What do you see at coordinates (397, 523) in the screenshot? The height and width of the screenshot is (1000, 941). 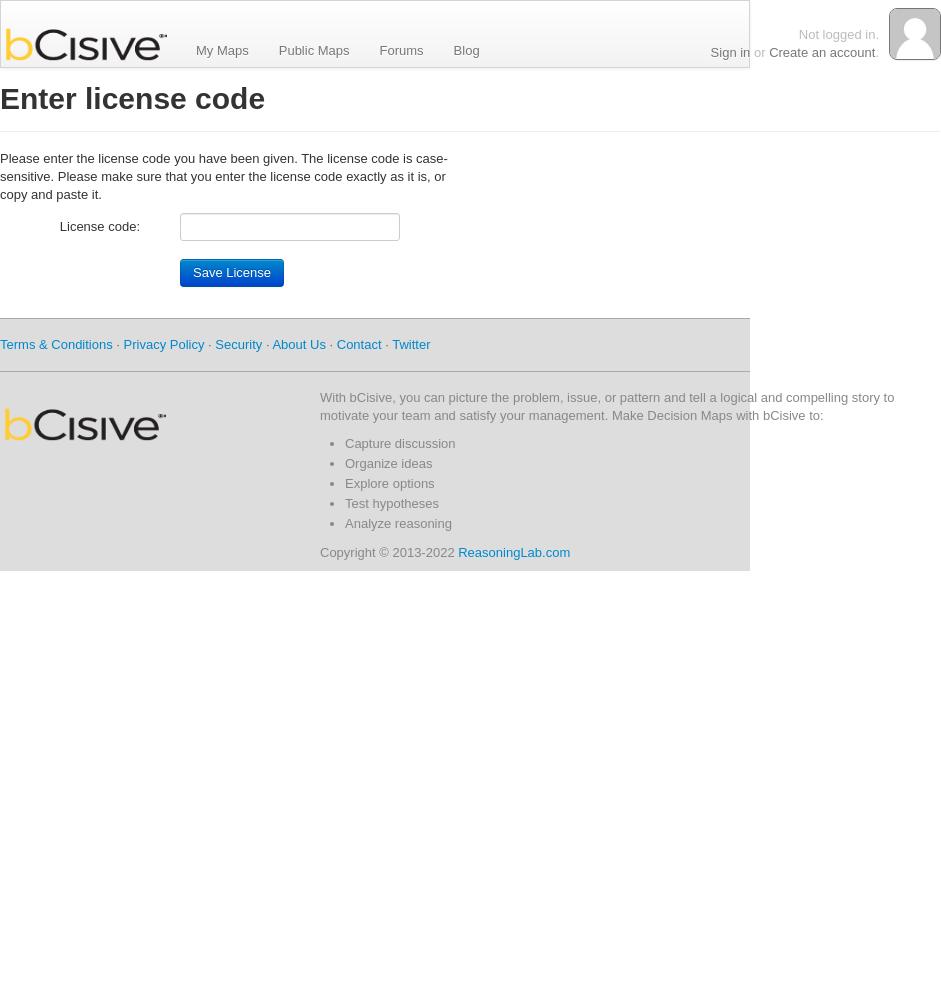 I see `'Analyze reasoning'` at bounding box center [397, 523].